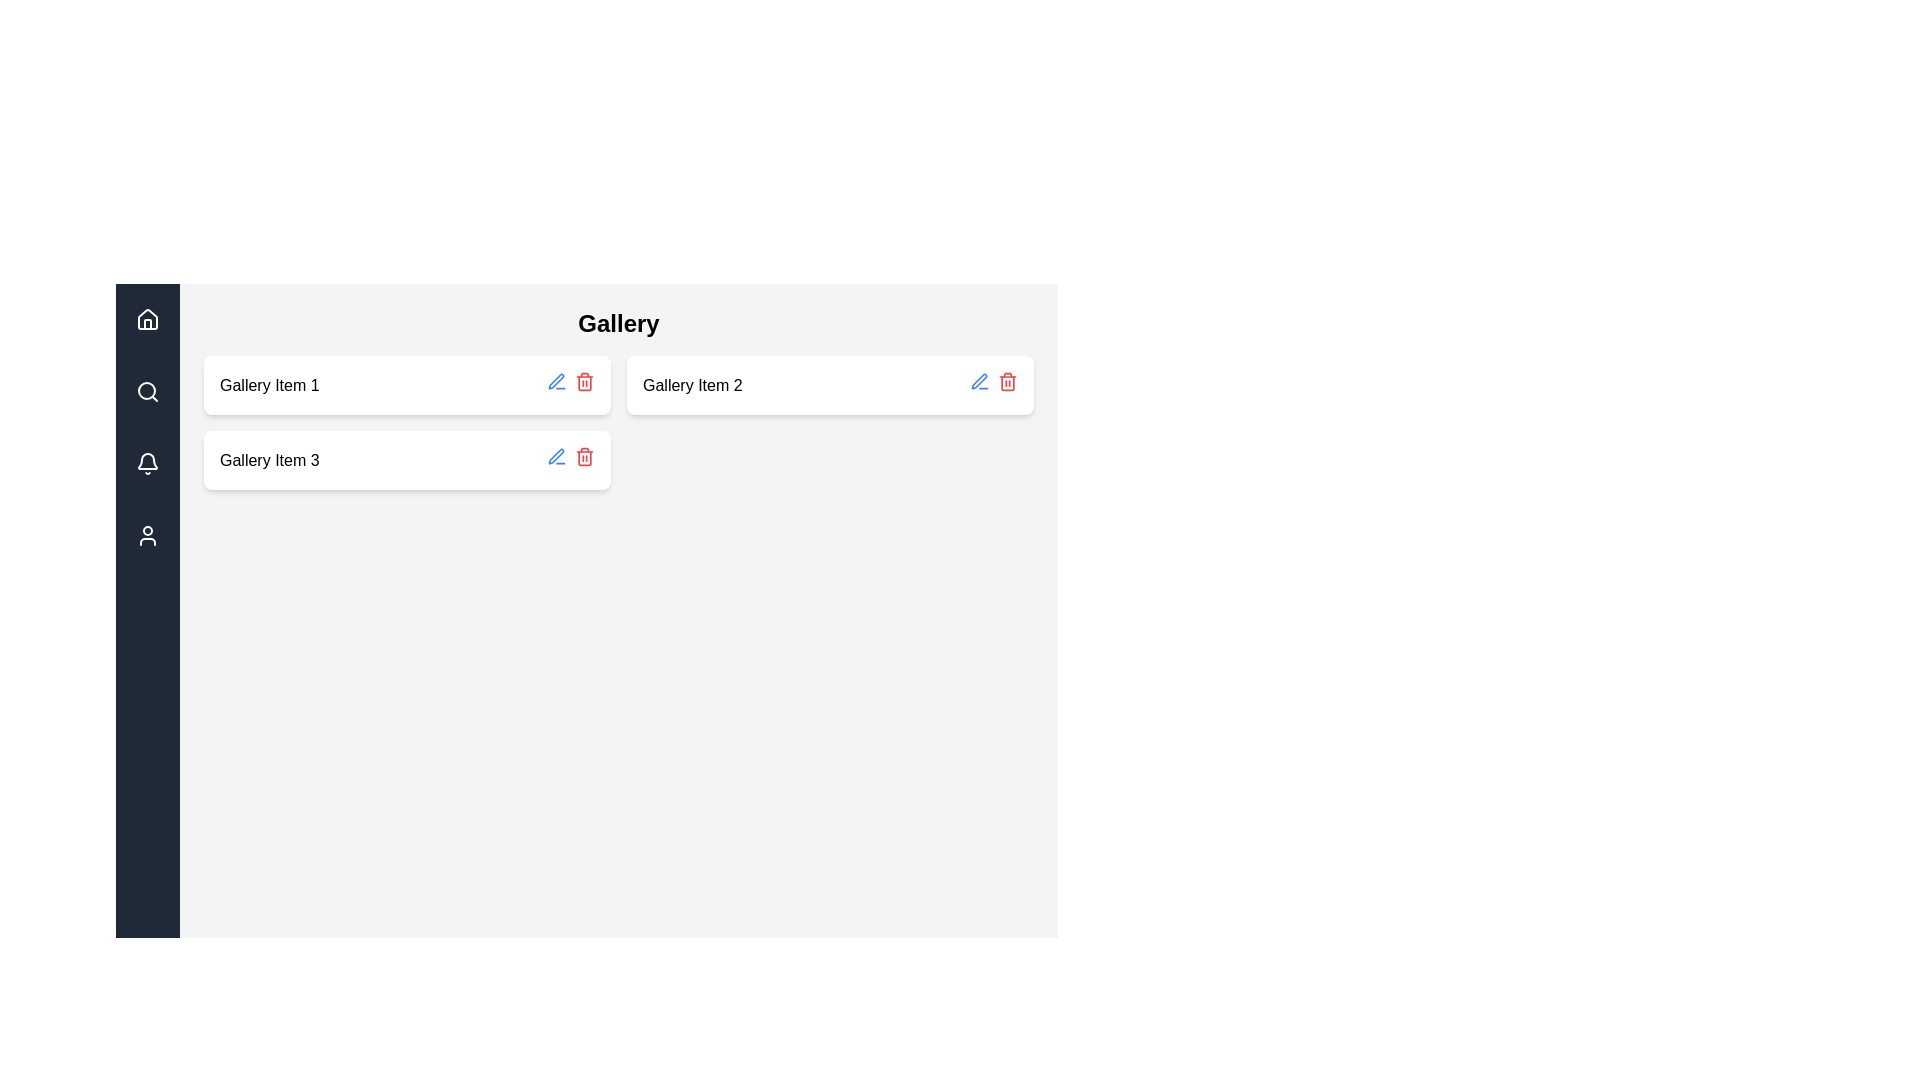 The image size is (1920, 1080). I want to click on the house icon button located at the top of the vertical menu on the left side of the interface, so click(147, 318).